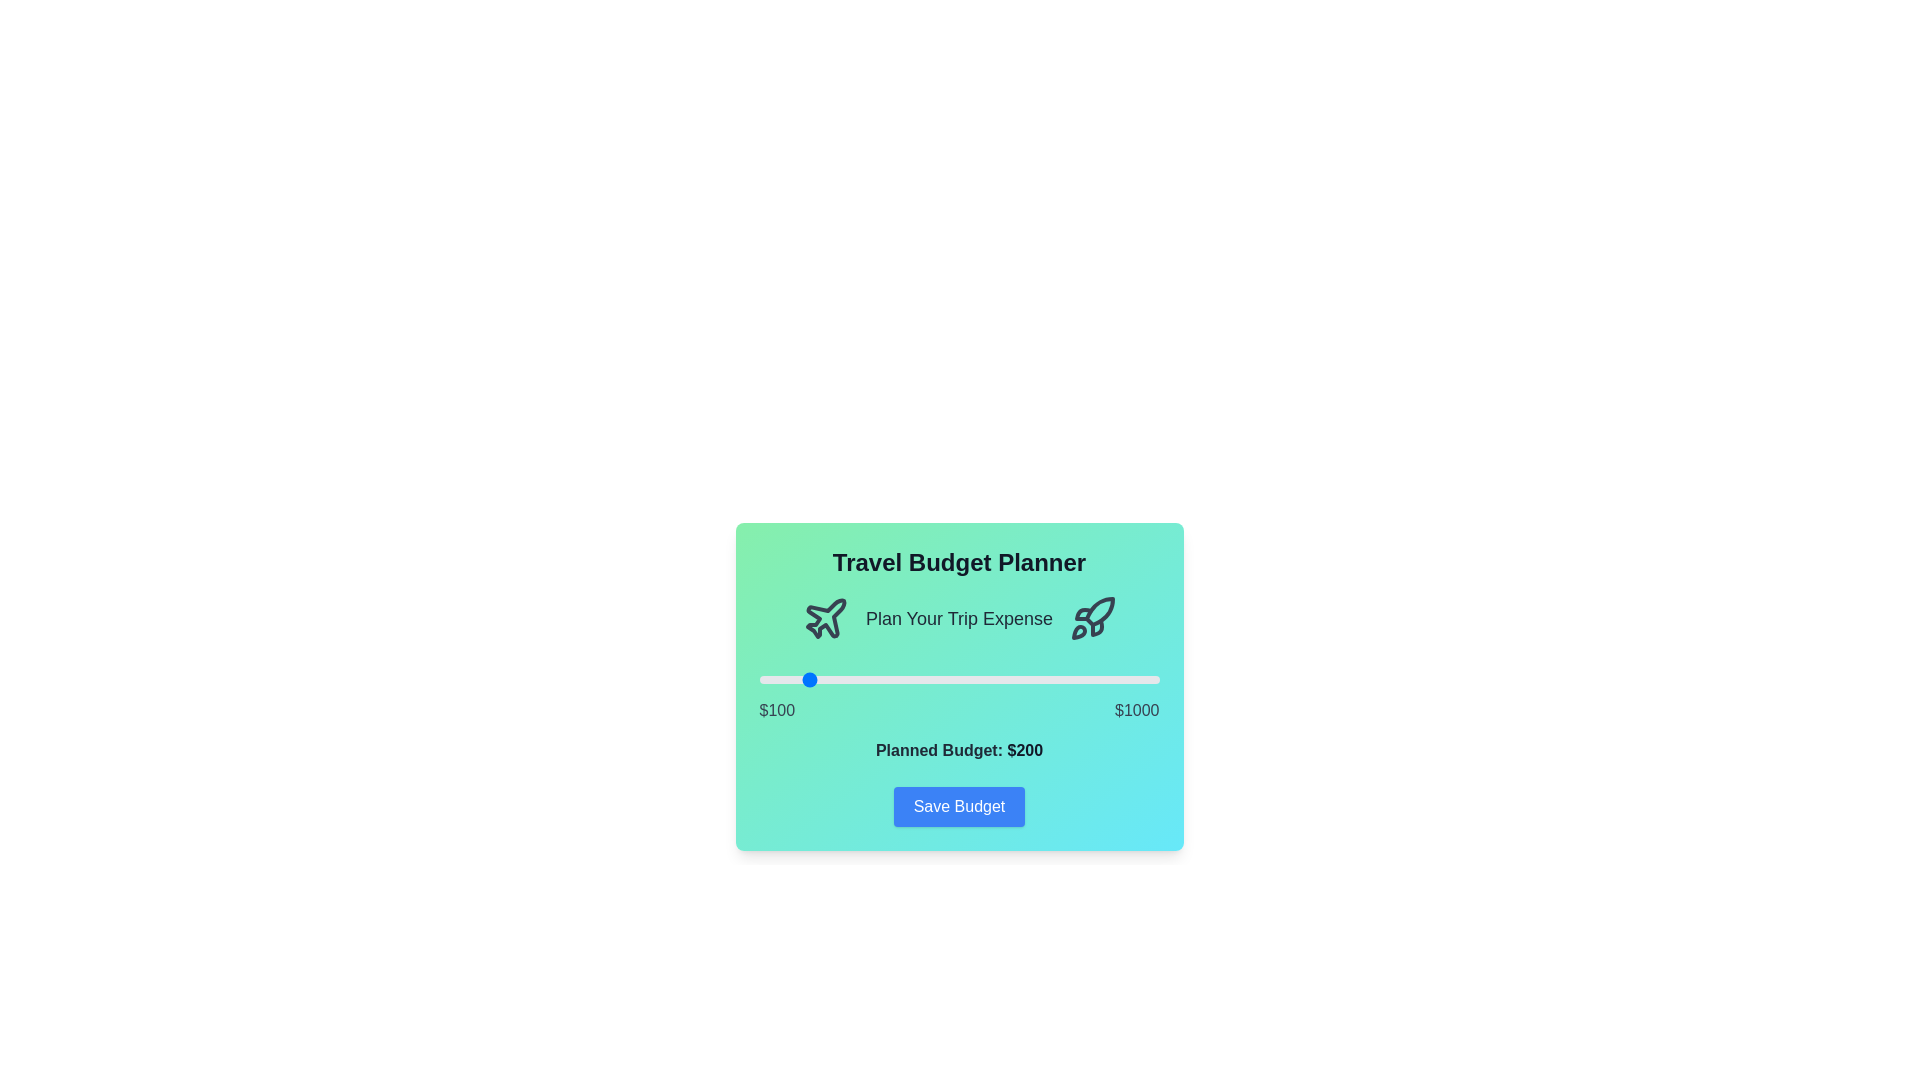  I want to click on the budget slider to set the budget to 947, so click(1135, 678).